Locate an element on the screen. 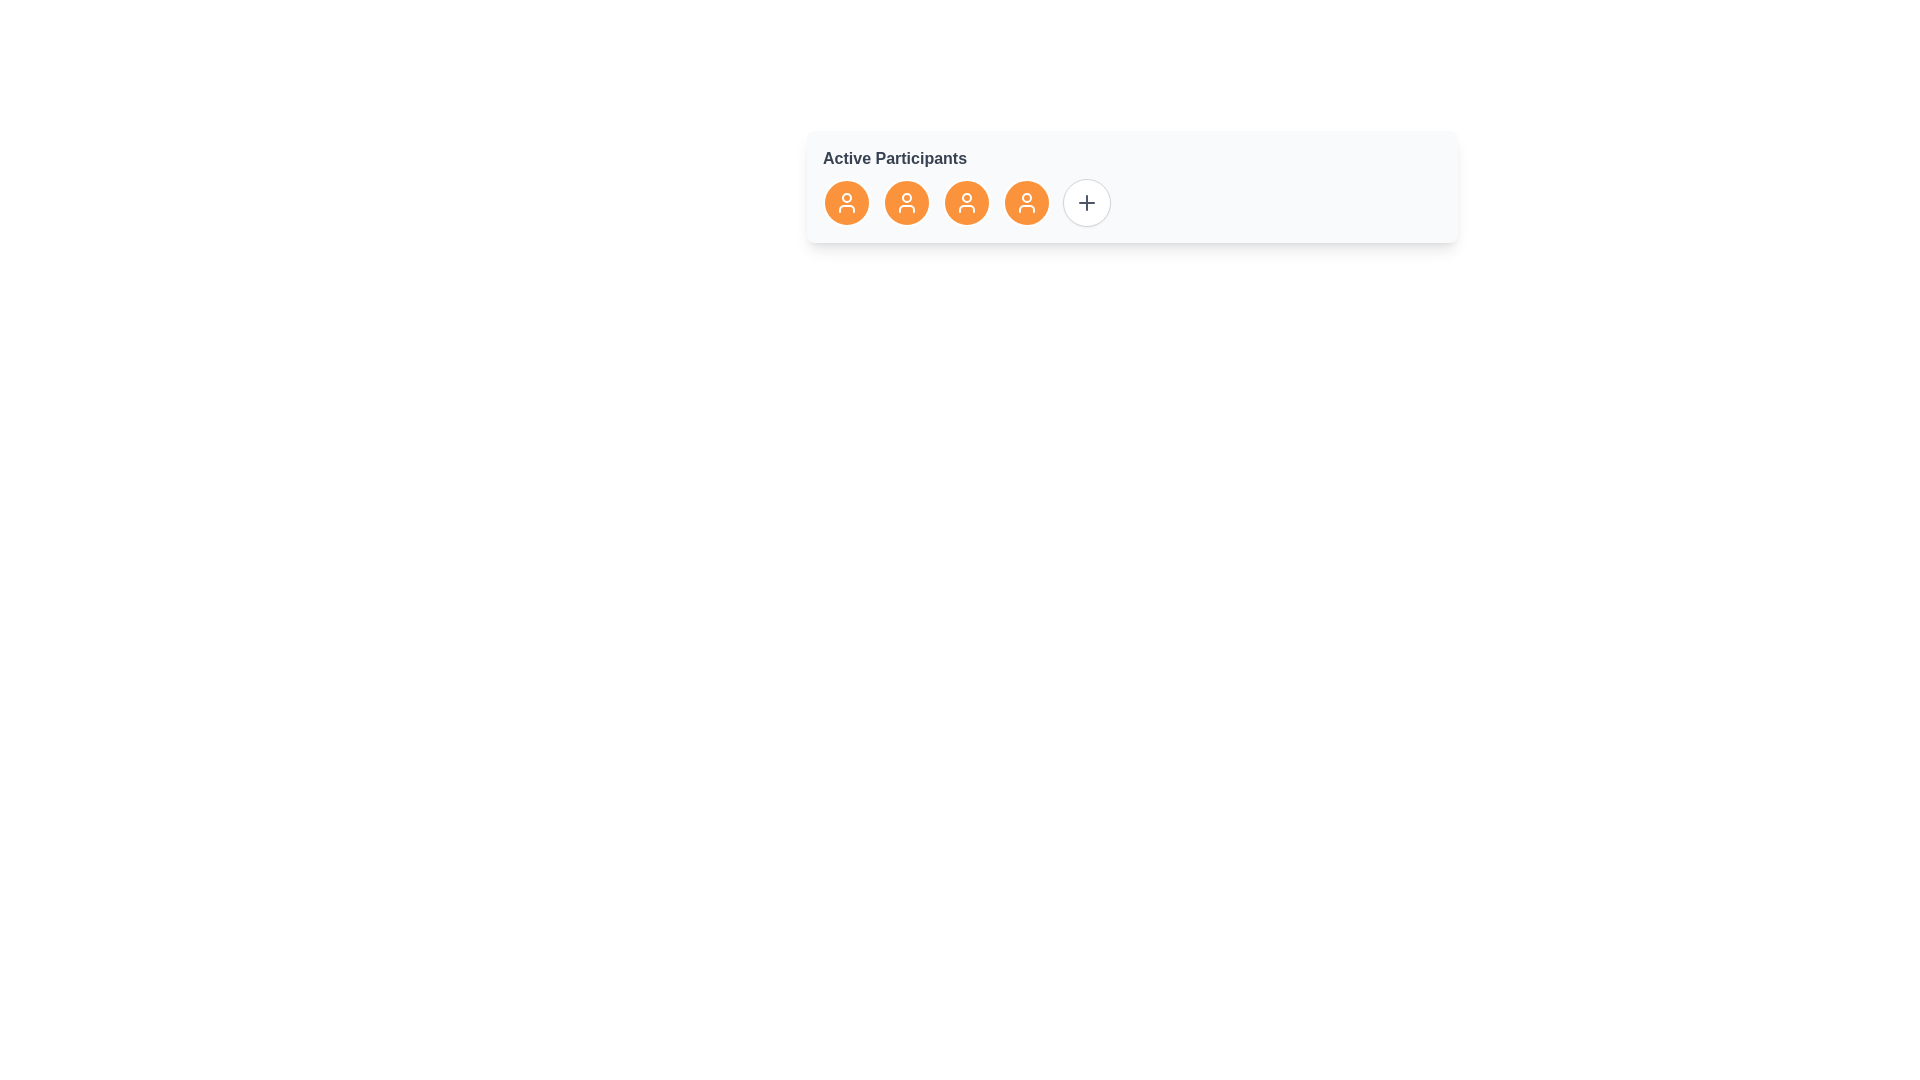  the fourth icon in the row of circular user icons under the 'Active Participants' label is located at coordinates (1027, 203).